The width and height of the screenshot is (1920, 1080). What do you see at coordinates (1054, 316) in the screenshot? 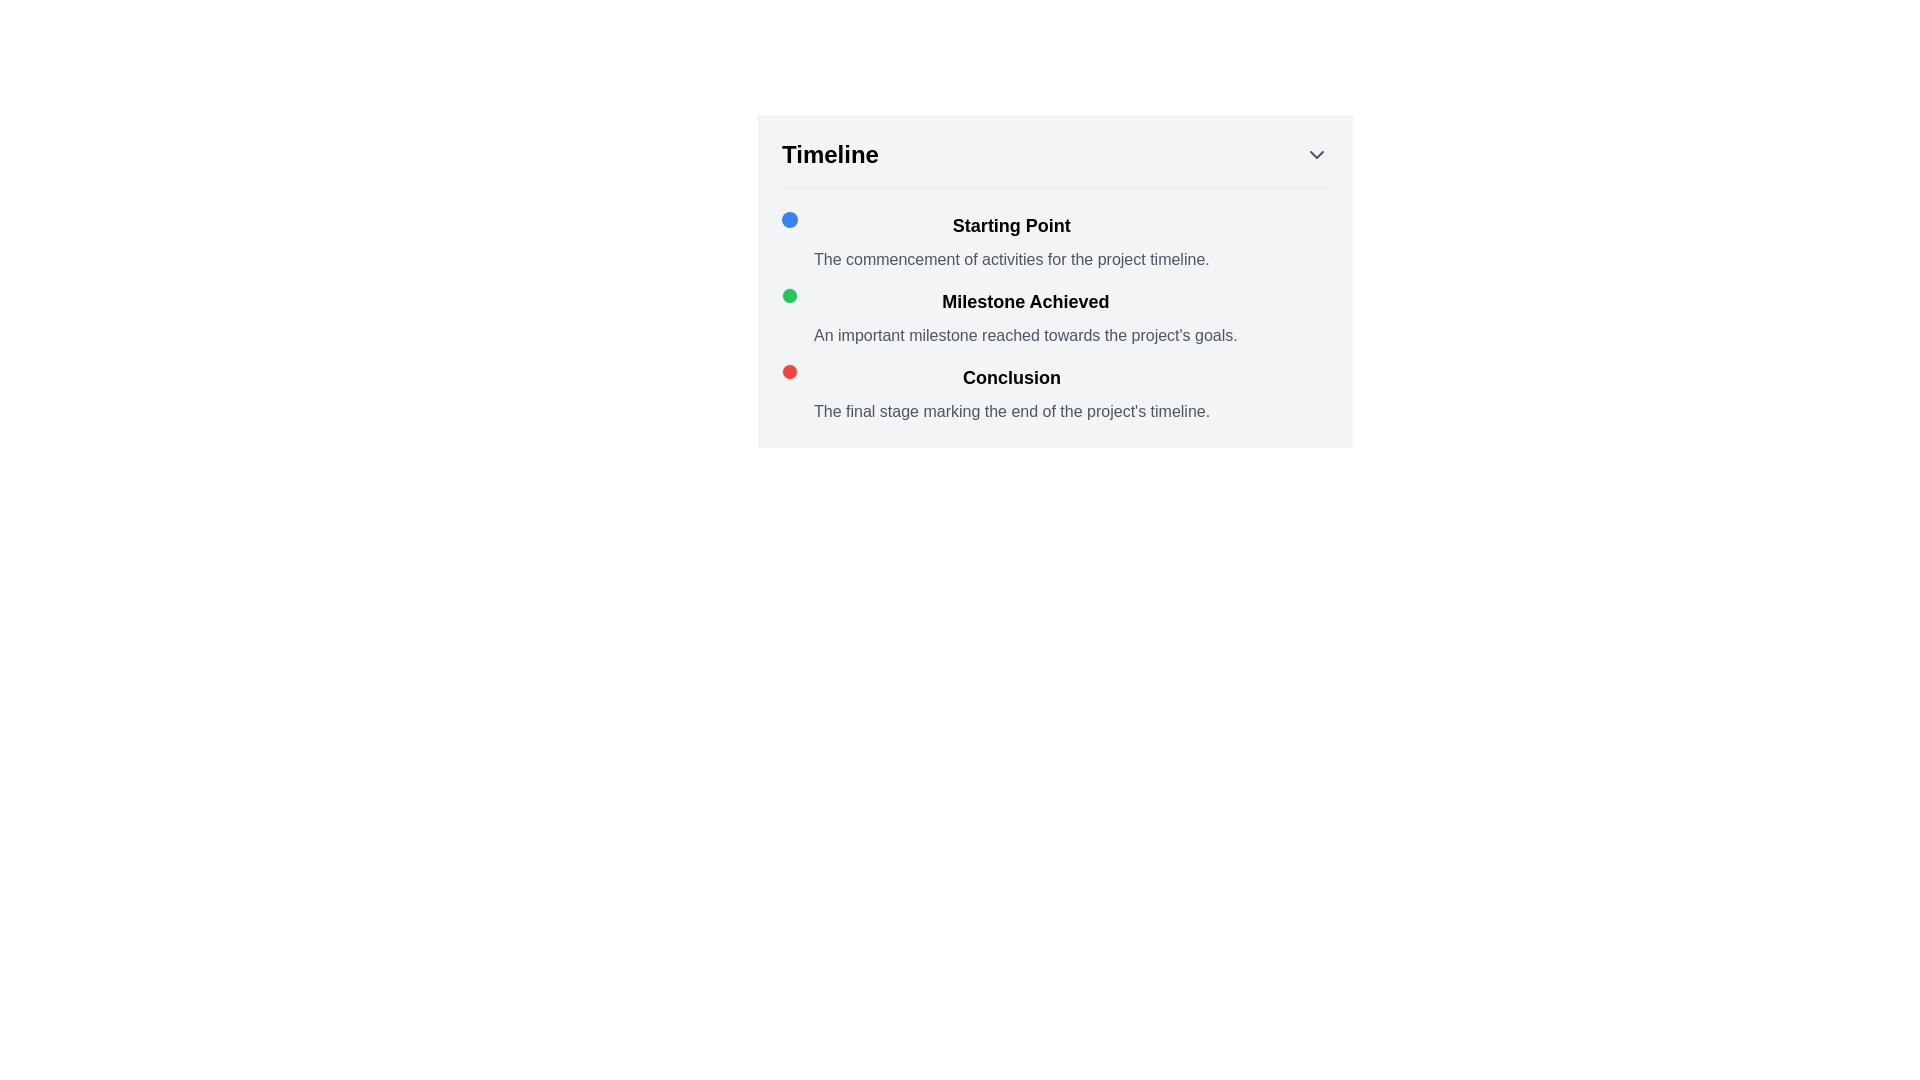
I see `the Text block with a heading and description that indicates a completed milestone in the timeline, which is centrally placed and occupies the second position among three timeline items` at bounding box center [1054, 316].